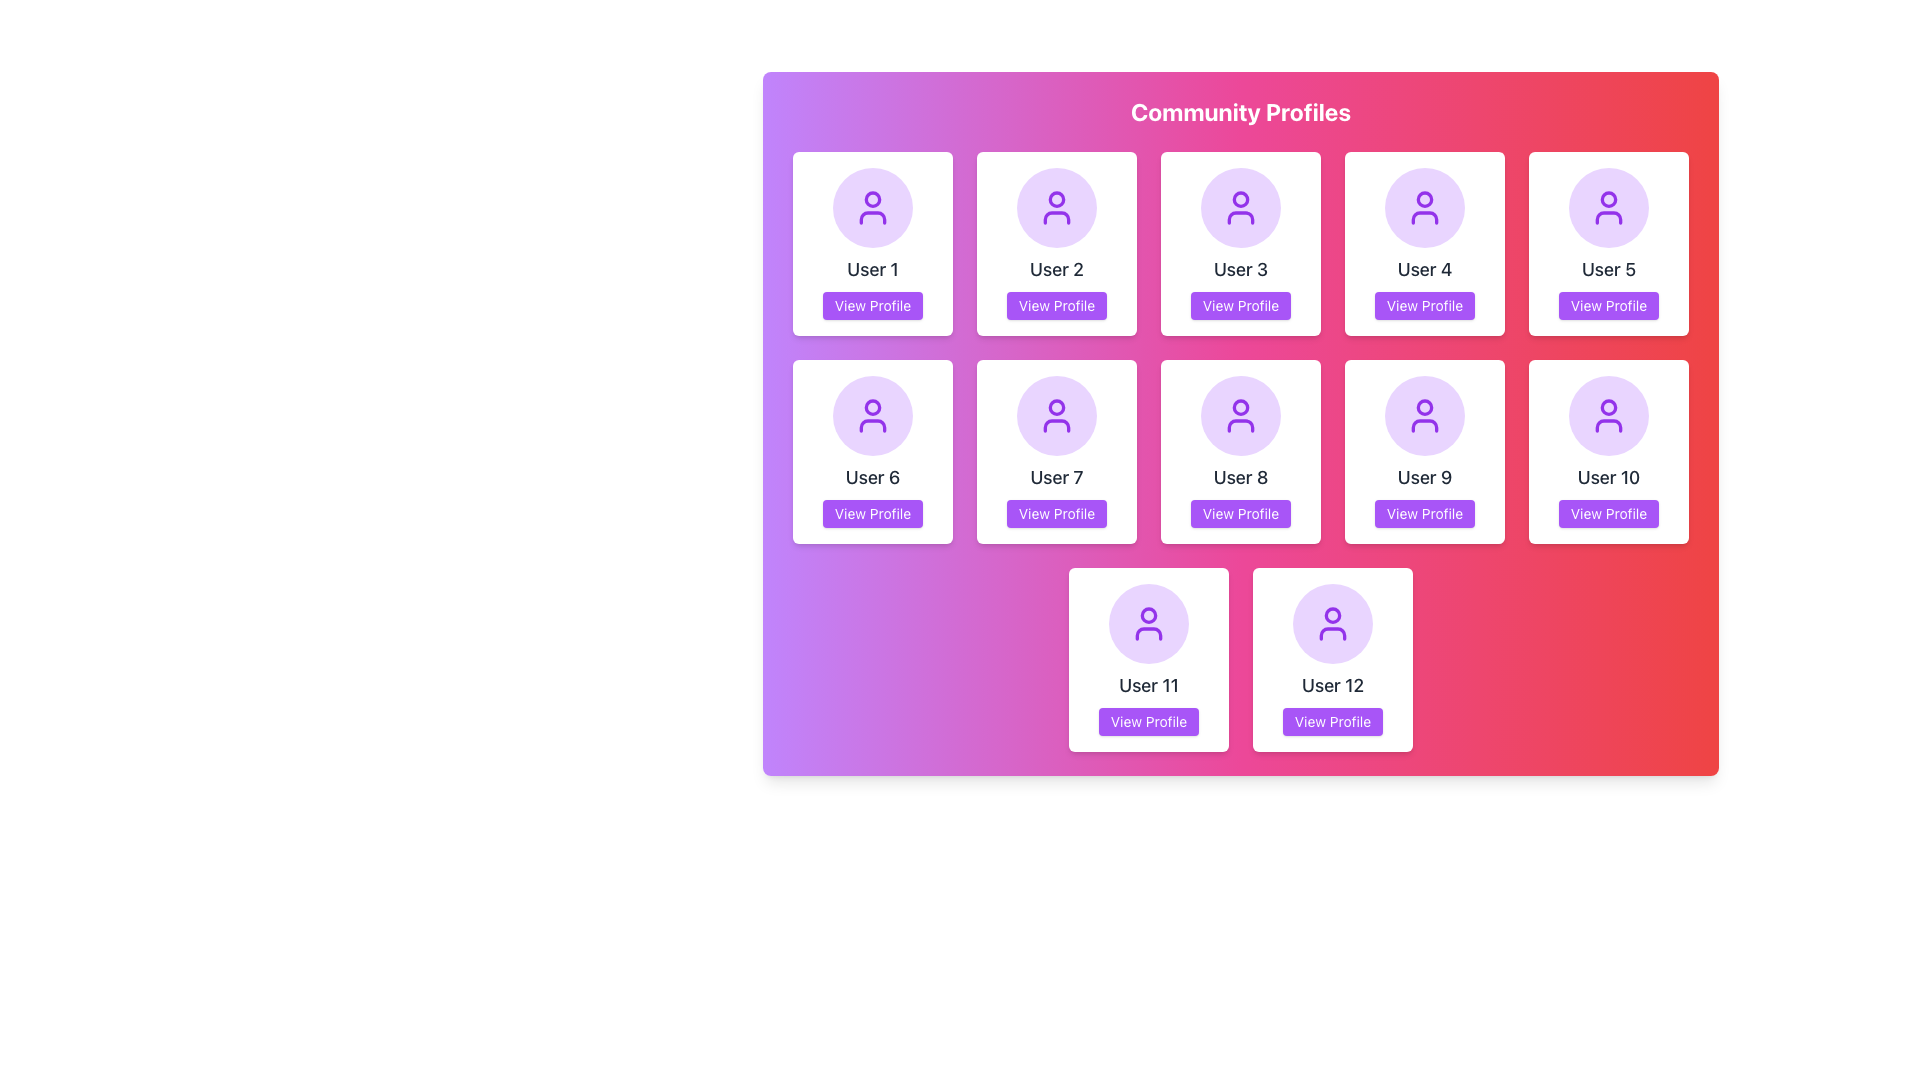  I want to click on the lower segment of the user icon in the 'User 10' card interface, so click(1608, 424).